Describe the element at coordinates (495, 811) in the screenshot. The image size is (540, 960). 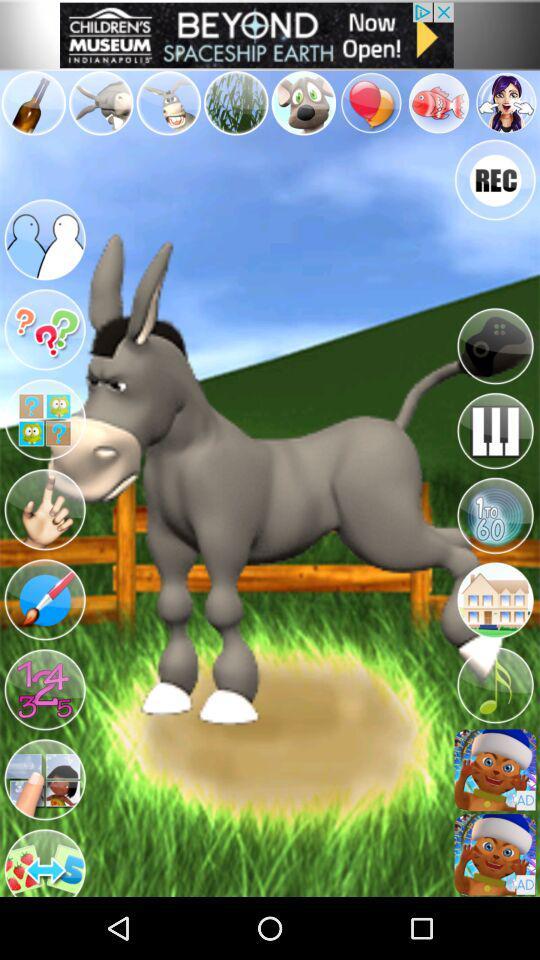
I see `the list icon` at that location.